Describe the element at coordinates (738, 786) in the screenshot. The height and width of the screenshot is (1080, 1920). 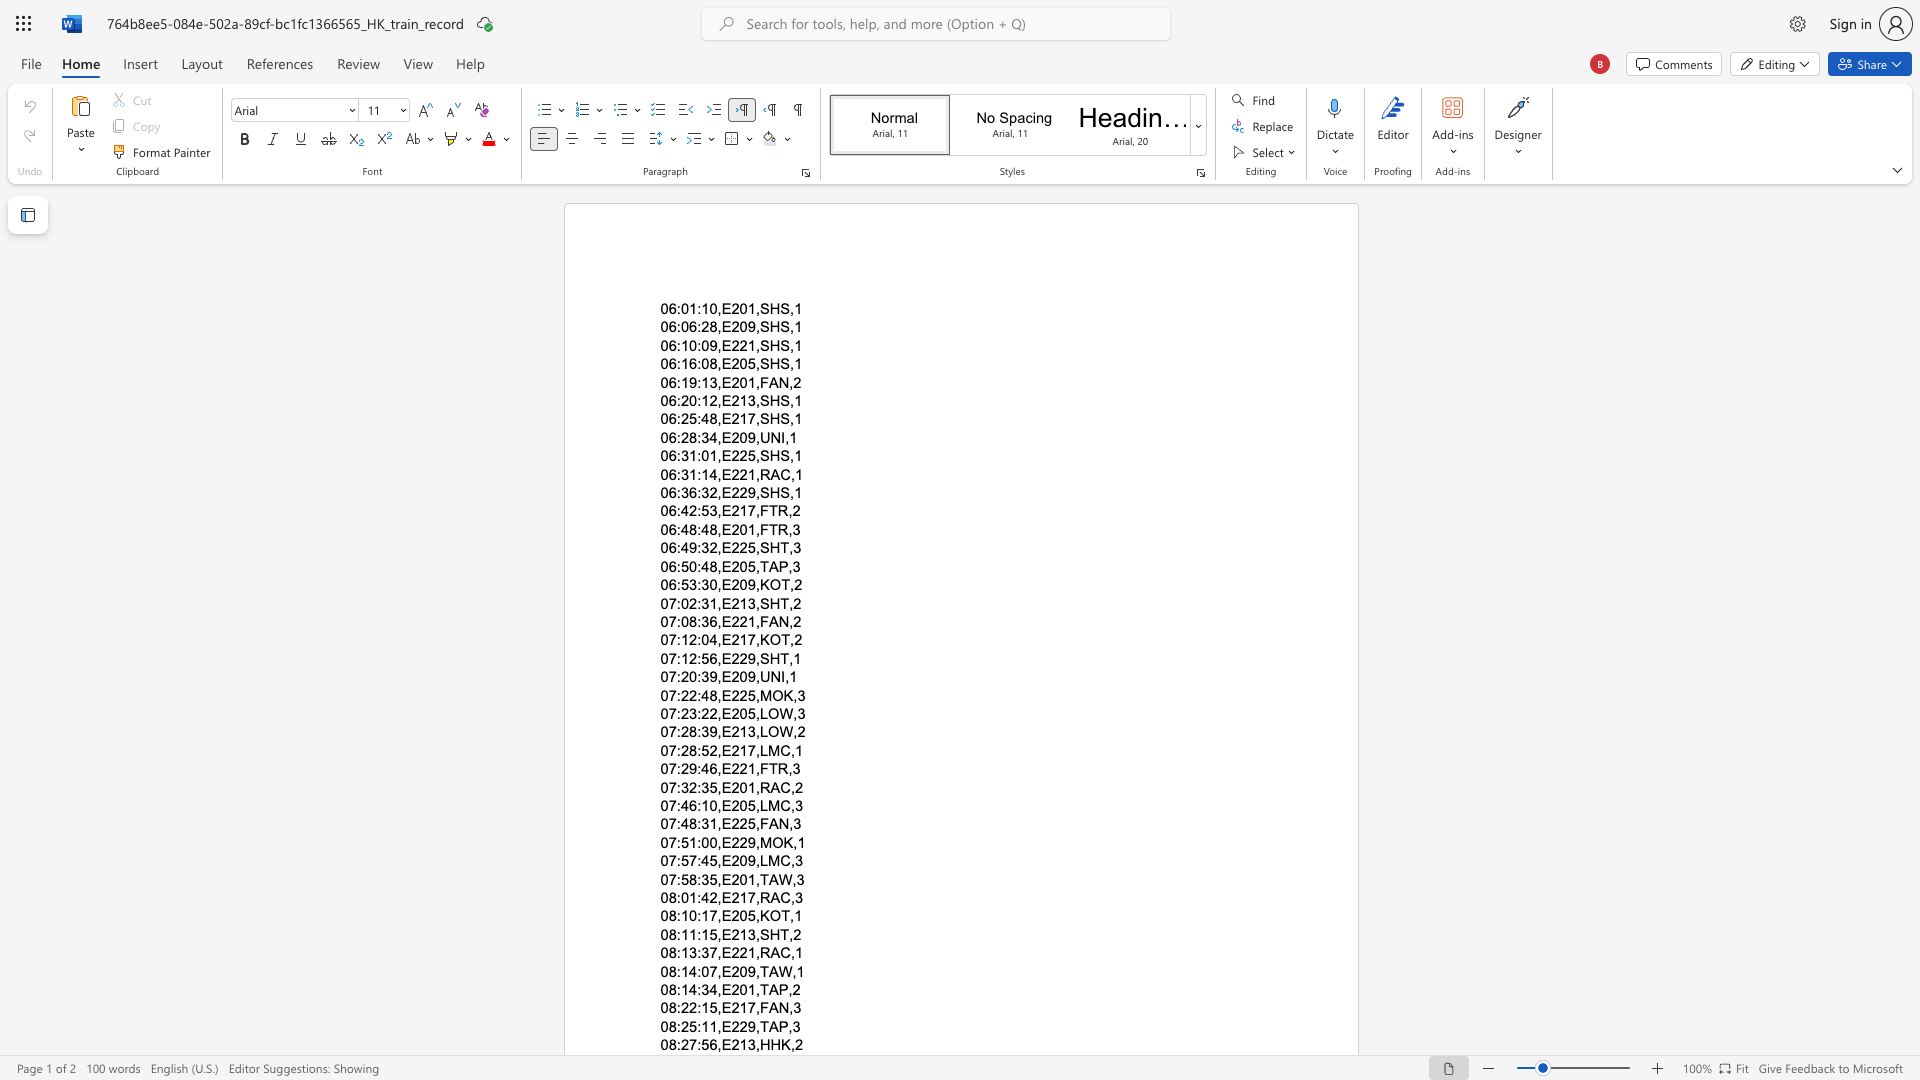
I see `the space between the continuous character "2" and "0" in the text` at that location.